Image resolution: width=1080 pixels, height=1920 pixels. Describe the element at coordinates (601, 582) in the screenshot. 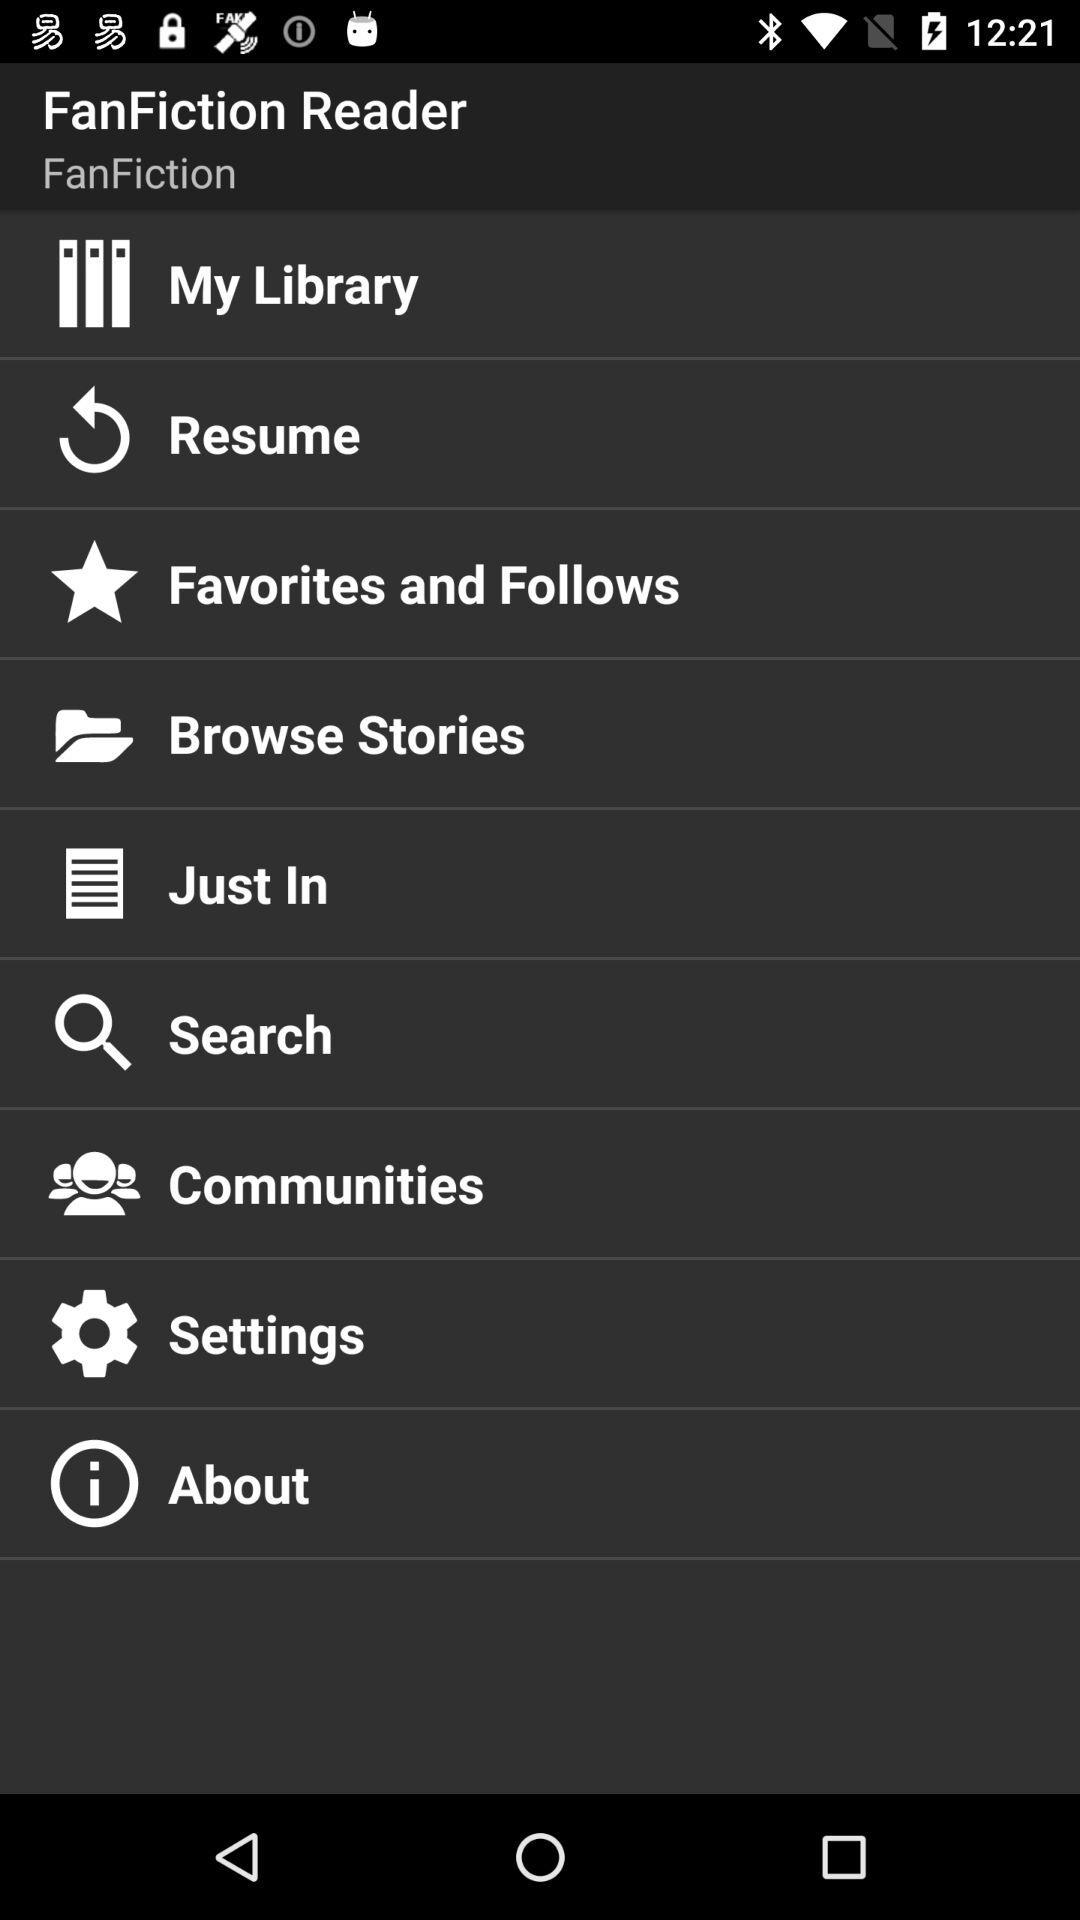

I see `the favorites and follows icon` at that location.